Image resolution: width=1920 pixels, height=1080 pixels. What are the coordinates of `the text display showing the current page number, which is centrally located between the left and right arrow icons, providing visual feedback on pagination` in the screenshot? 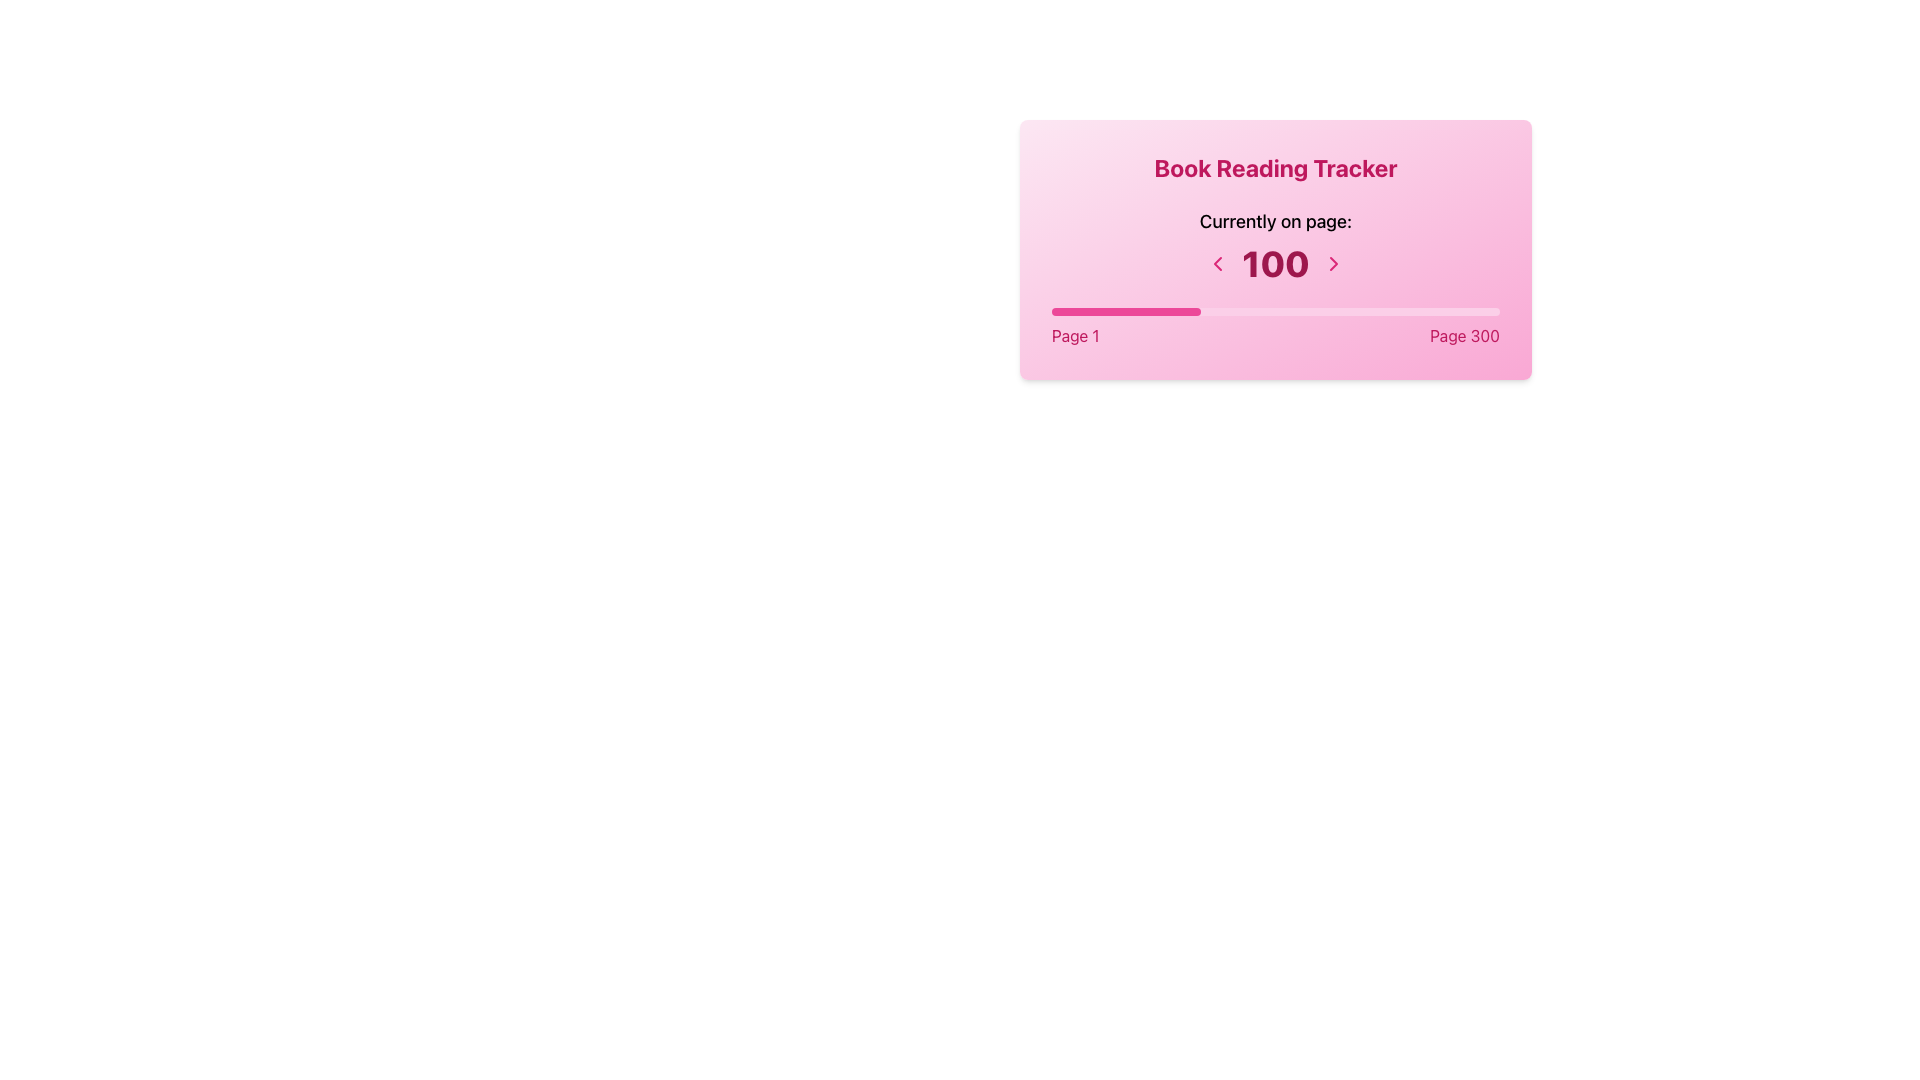 It's located at (1275, 262).